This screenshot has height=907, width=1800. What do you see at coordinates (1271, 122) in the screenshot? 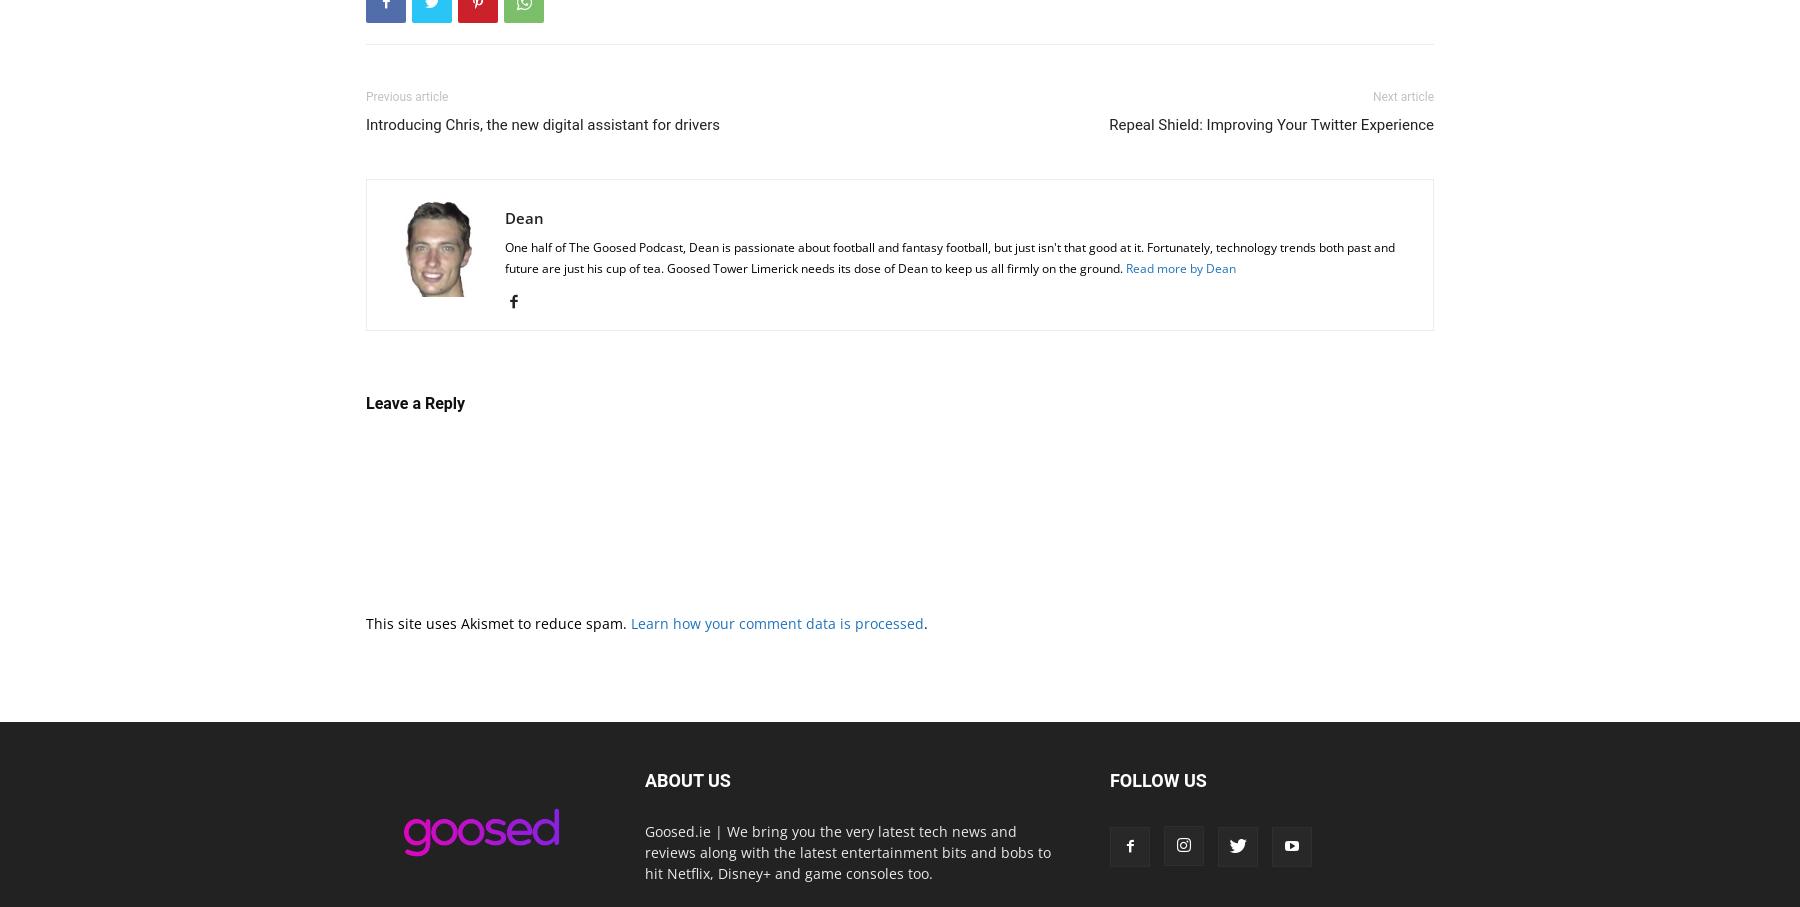
I see `'Repeal Shield: Improving Your Twitter Experience'` at bounding box center [1271, 122].